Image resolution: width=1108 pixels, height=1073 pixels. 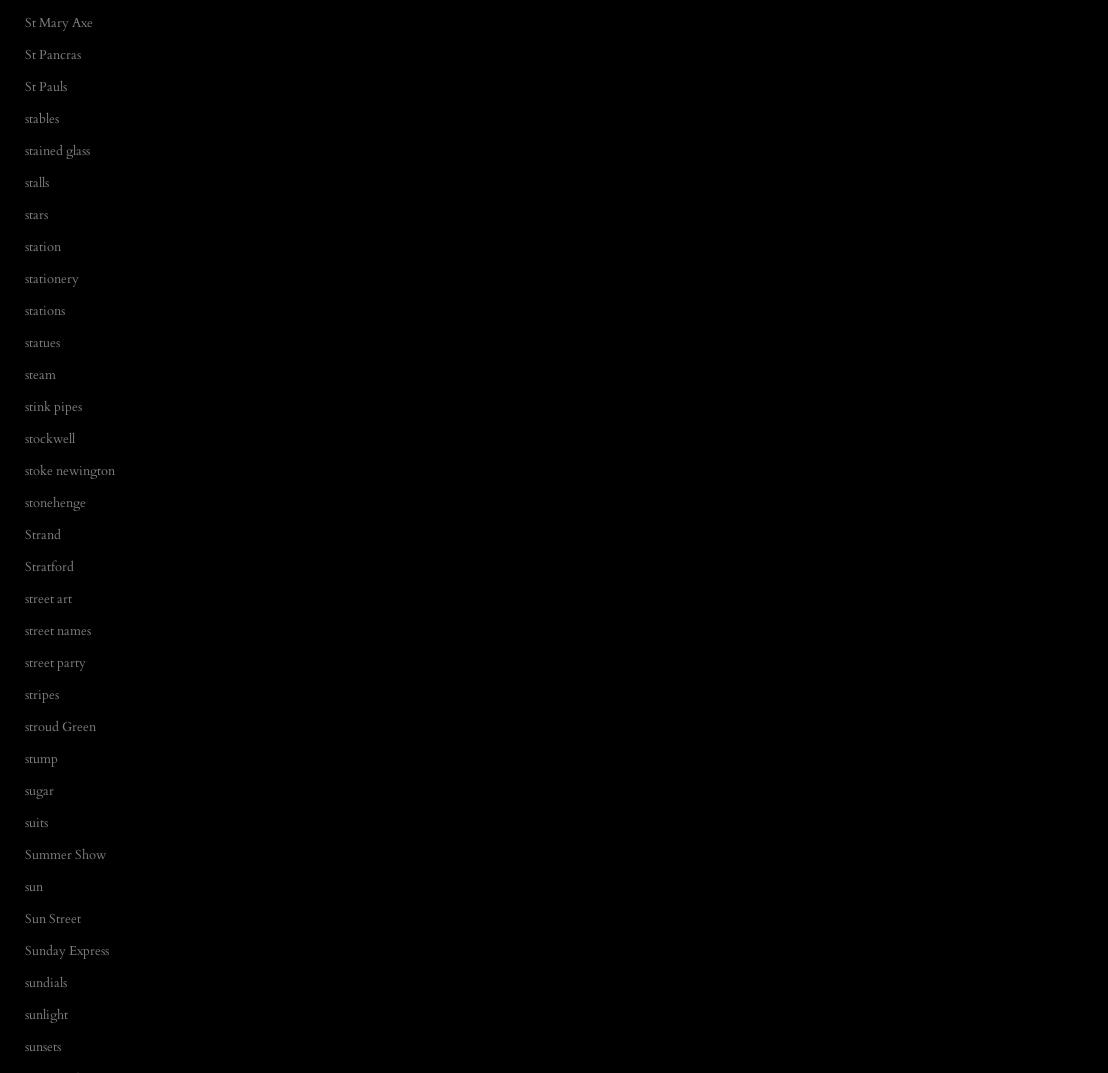 I want to click on 'stripes', so click(x=41, y=694).